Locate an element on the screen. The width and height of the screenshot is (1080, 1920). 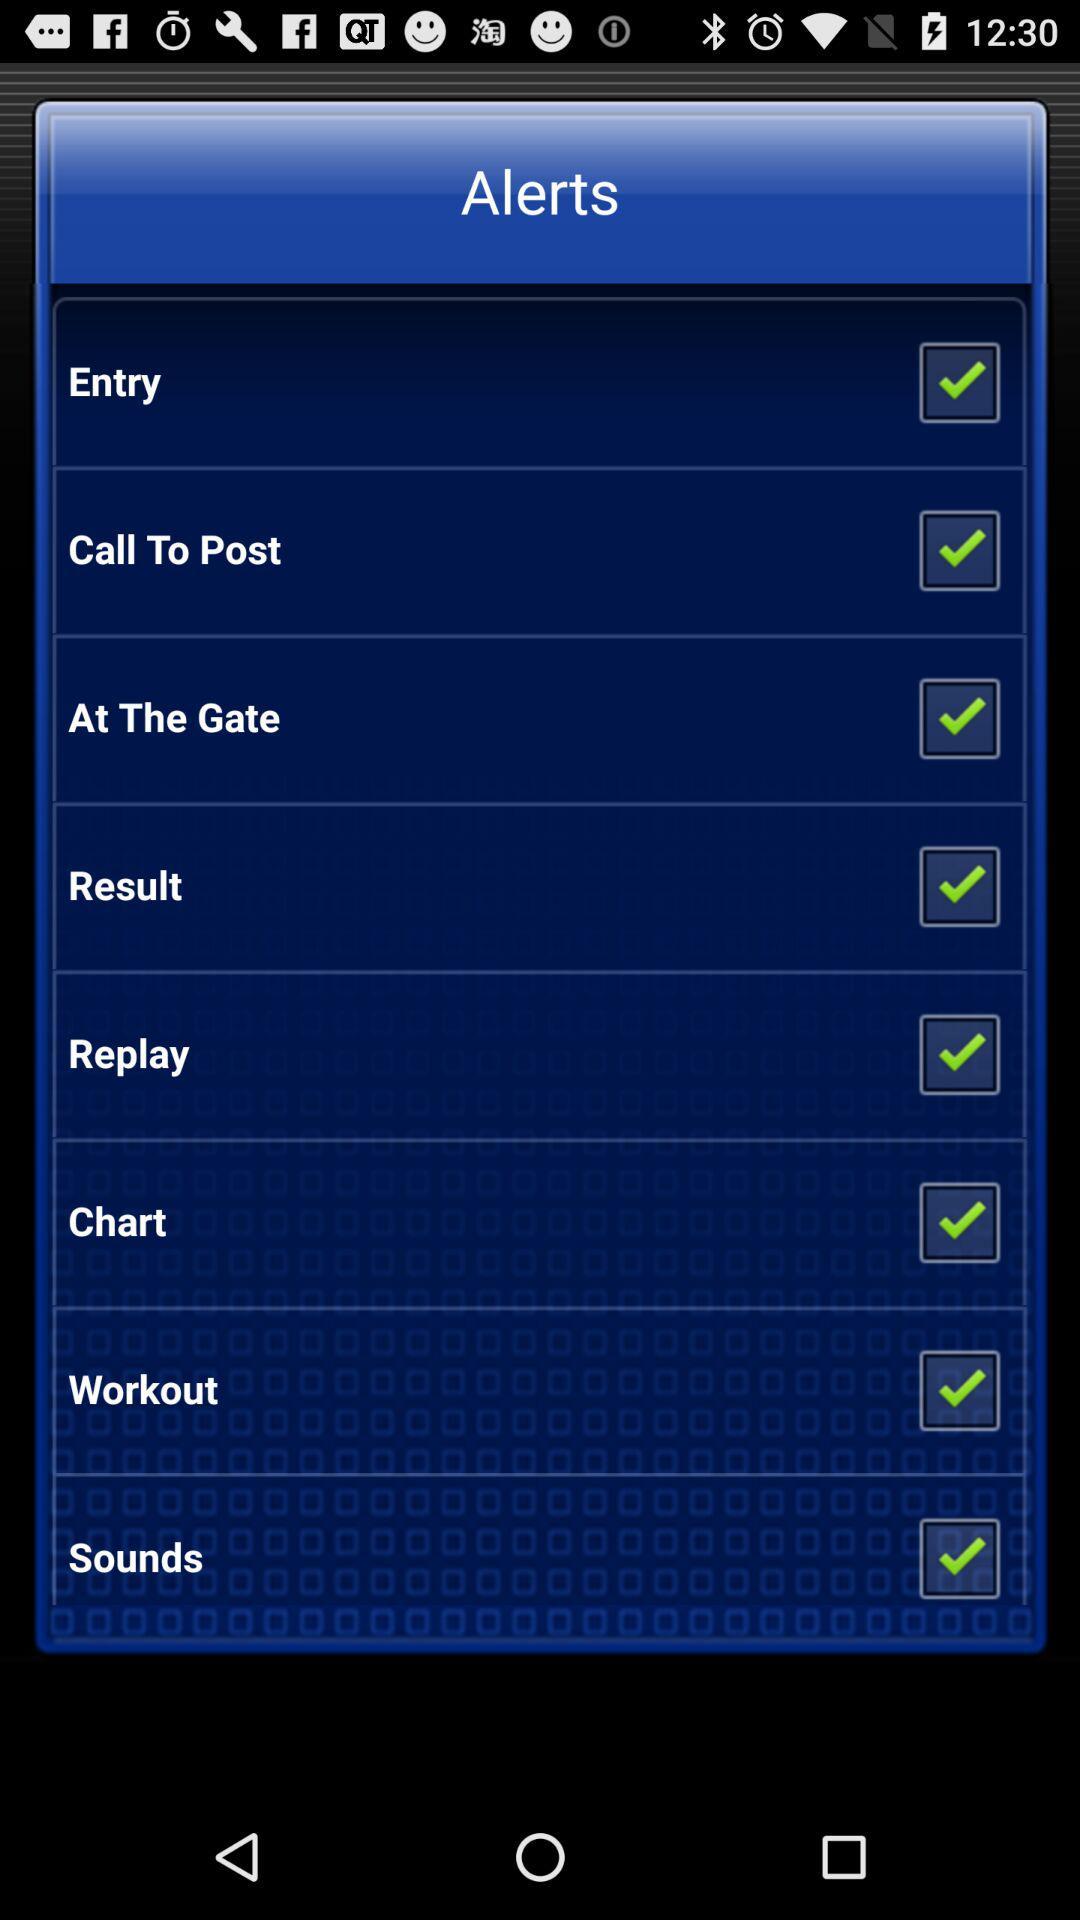
icon next to result is located at coordinates (957, 883).